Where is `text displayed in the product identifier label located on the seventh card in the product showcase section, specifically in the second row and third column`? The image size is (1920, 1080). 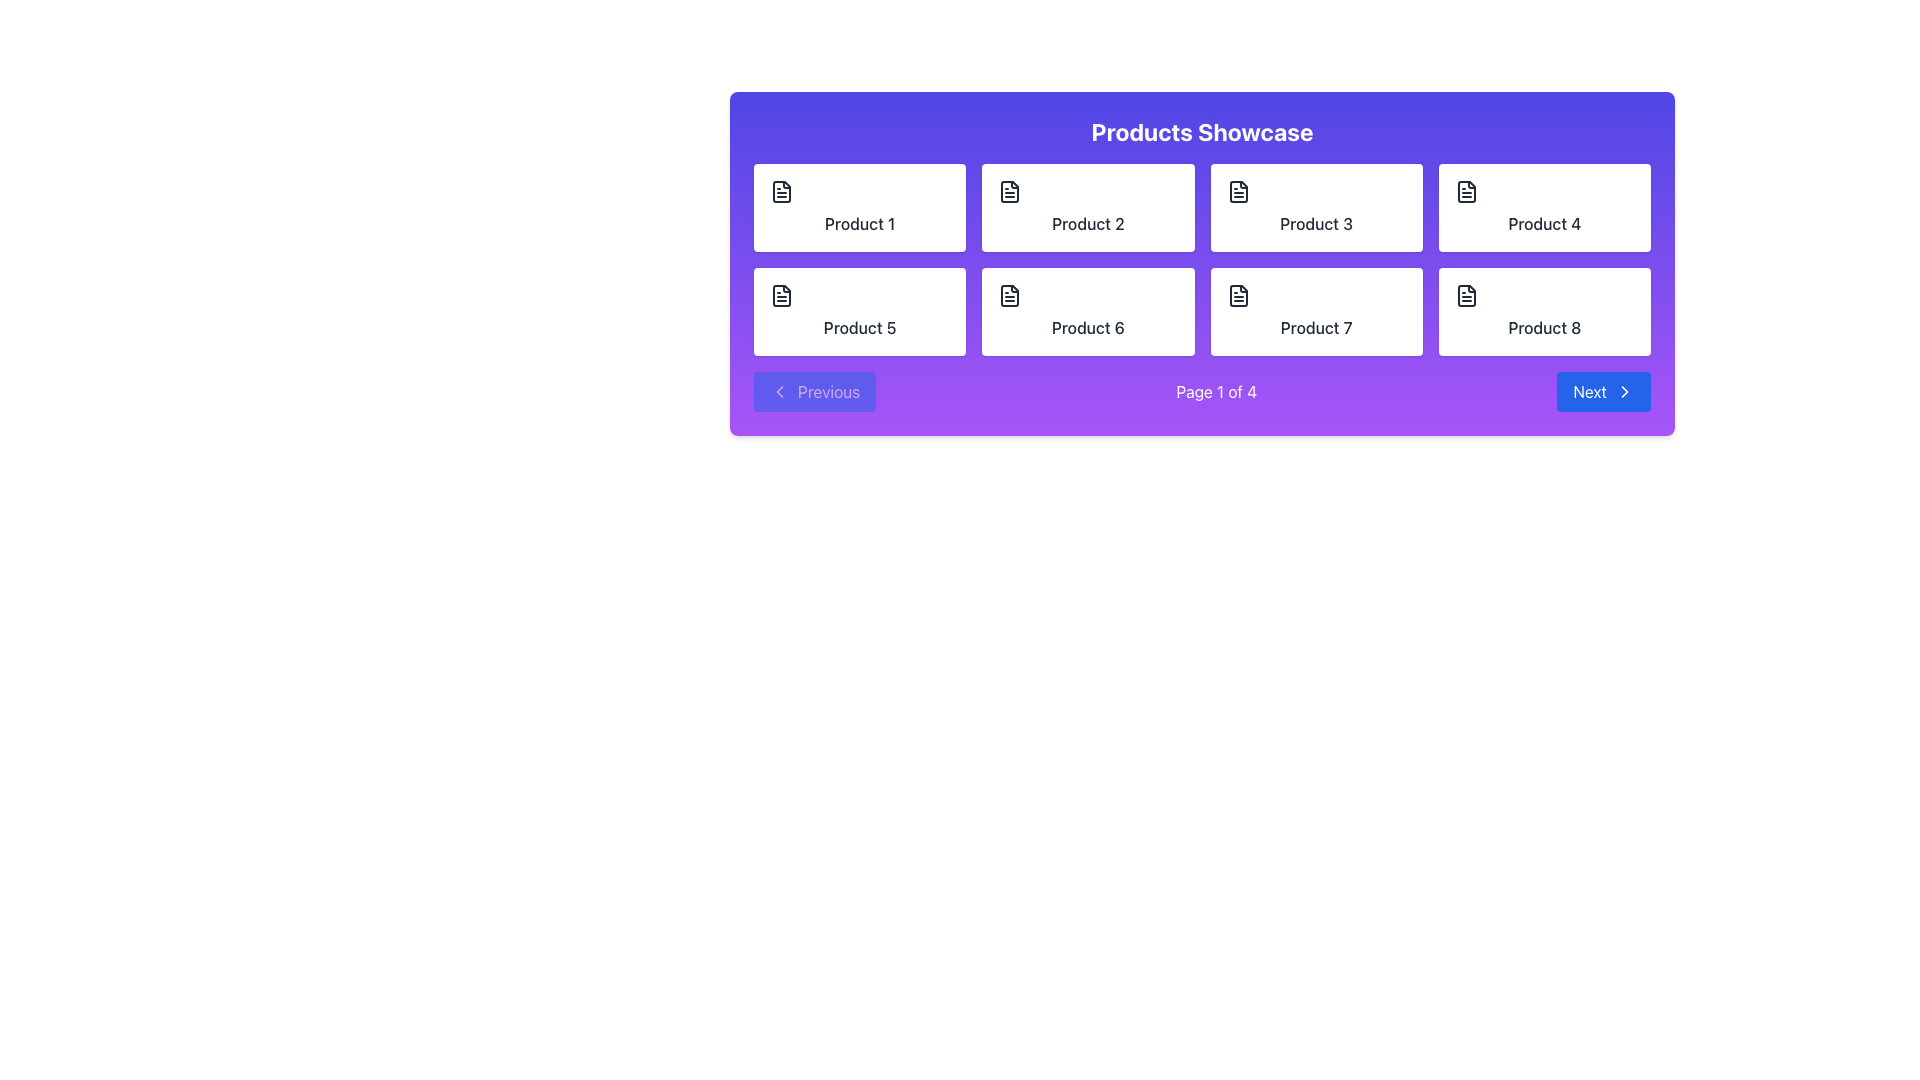
text displayed in the product identifier label located on the seventh card in the product showcase section, specifically in the second row and third column is located at coordinates (1316, 326).